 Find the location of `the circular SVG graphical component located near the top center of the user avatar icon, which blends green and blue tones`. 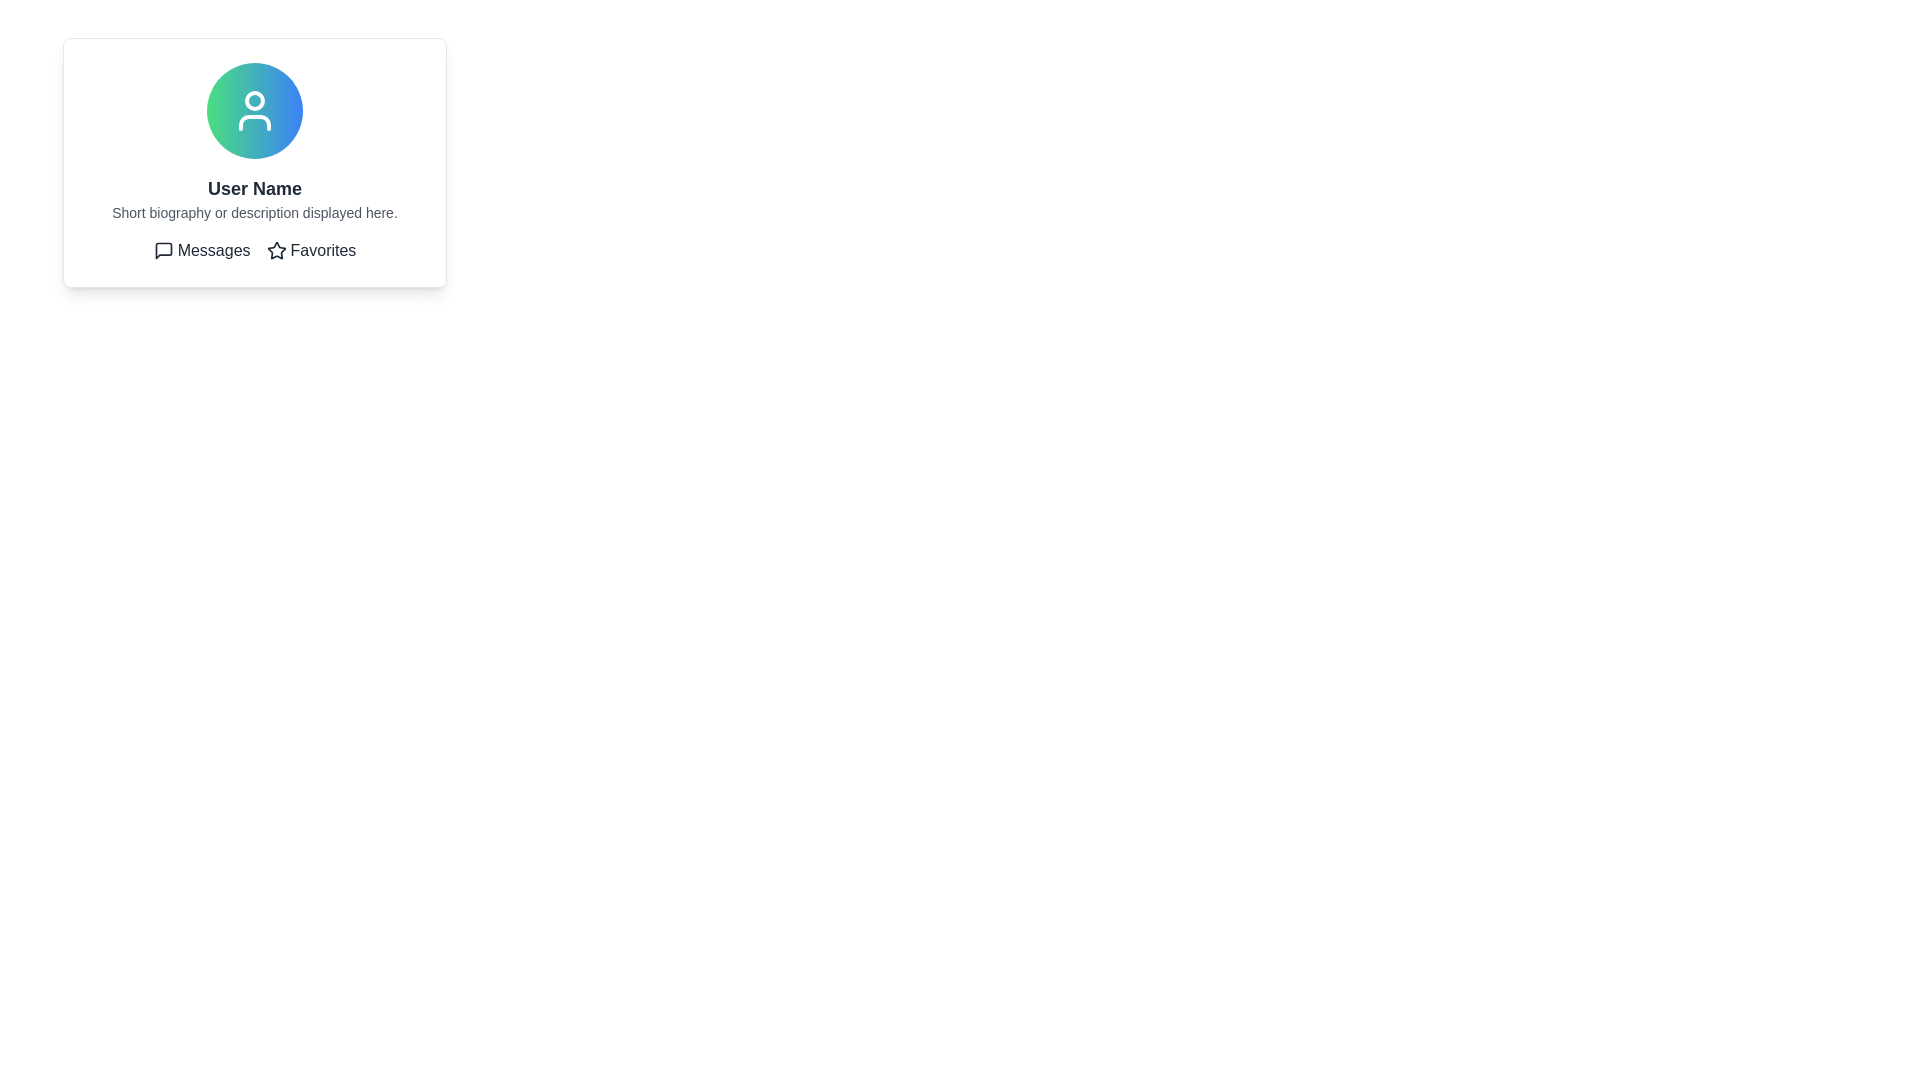

the circular SVG graphical component located near the top center of the user avatar icon, which blends green and blue tones is located at coordinates (253, 100).